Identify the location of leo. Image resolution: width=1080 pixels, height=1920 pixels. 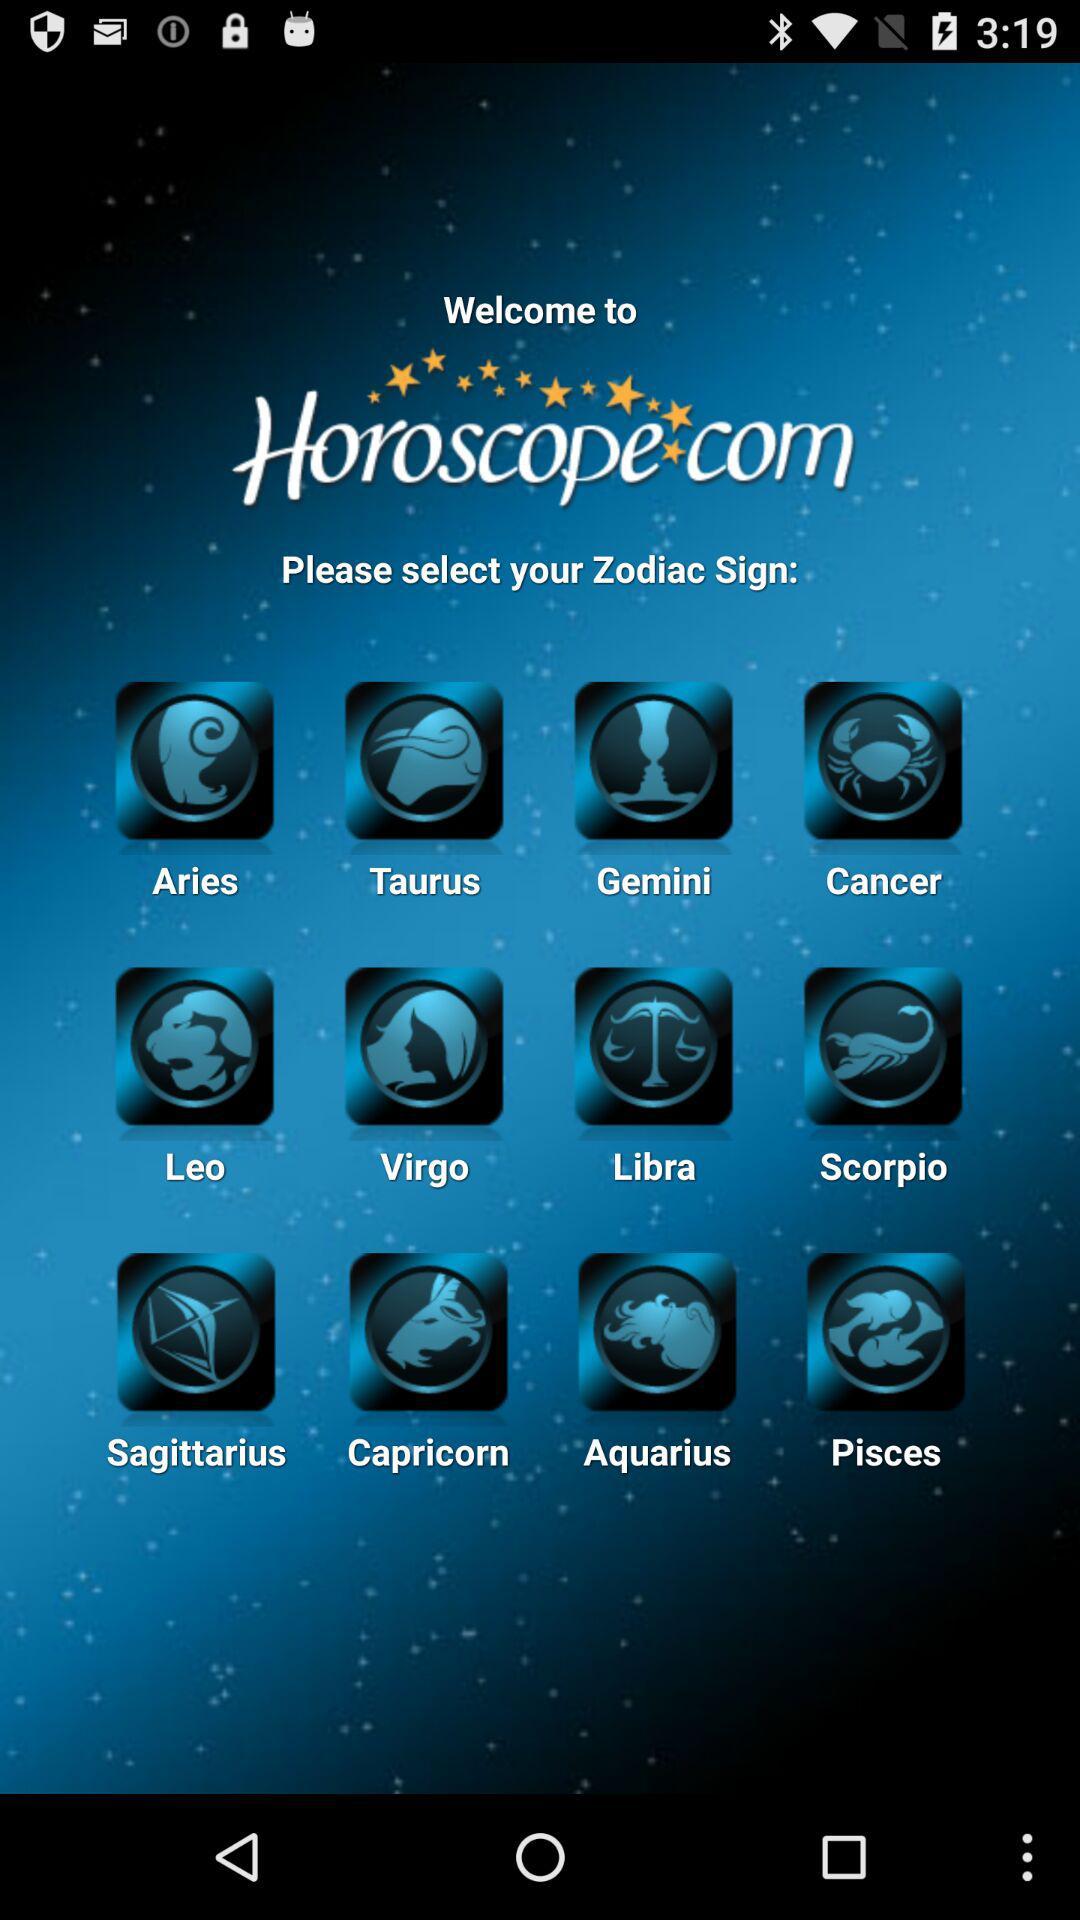
(194, 1042).